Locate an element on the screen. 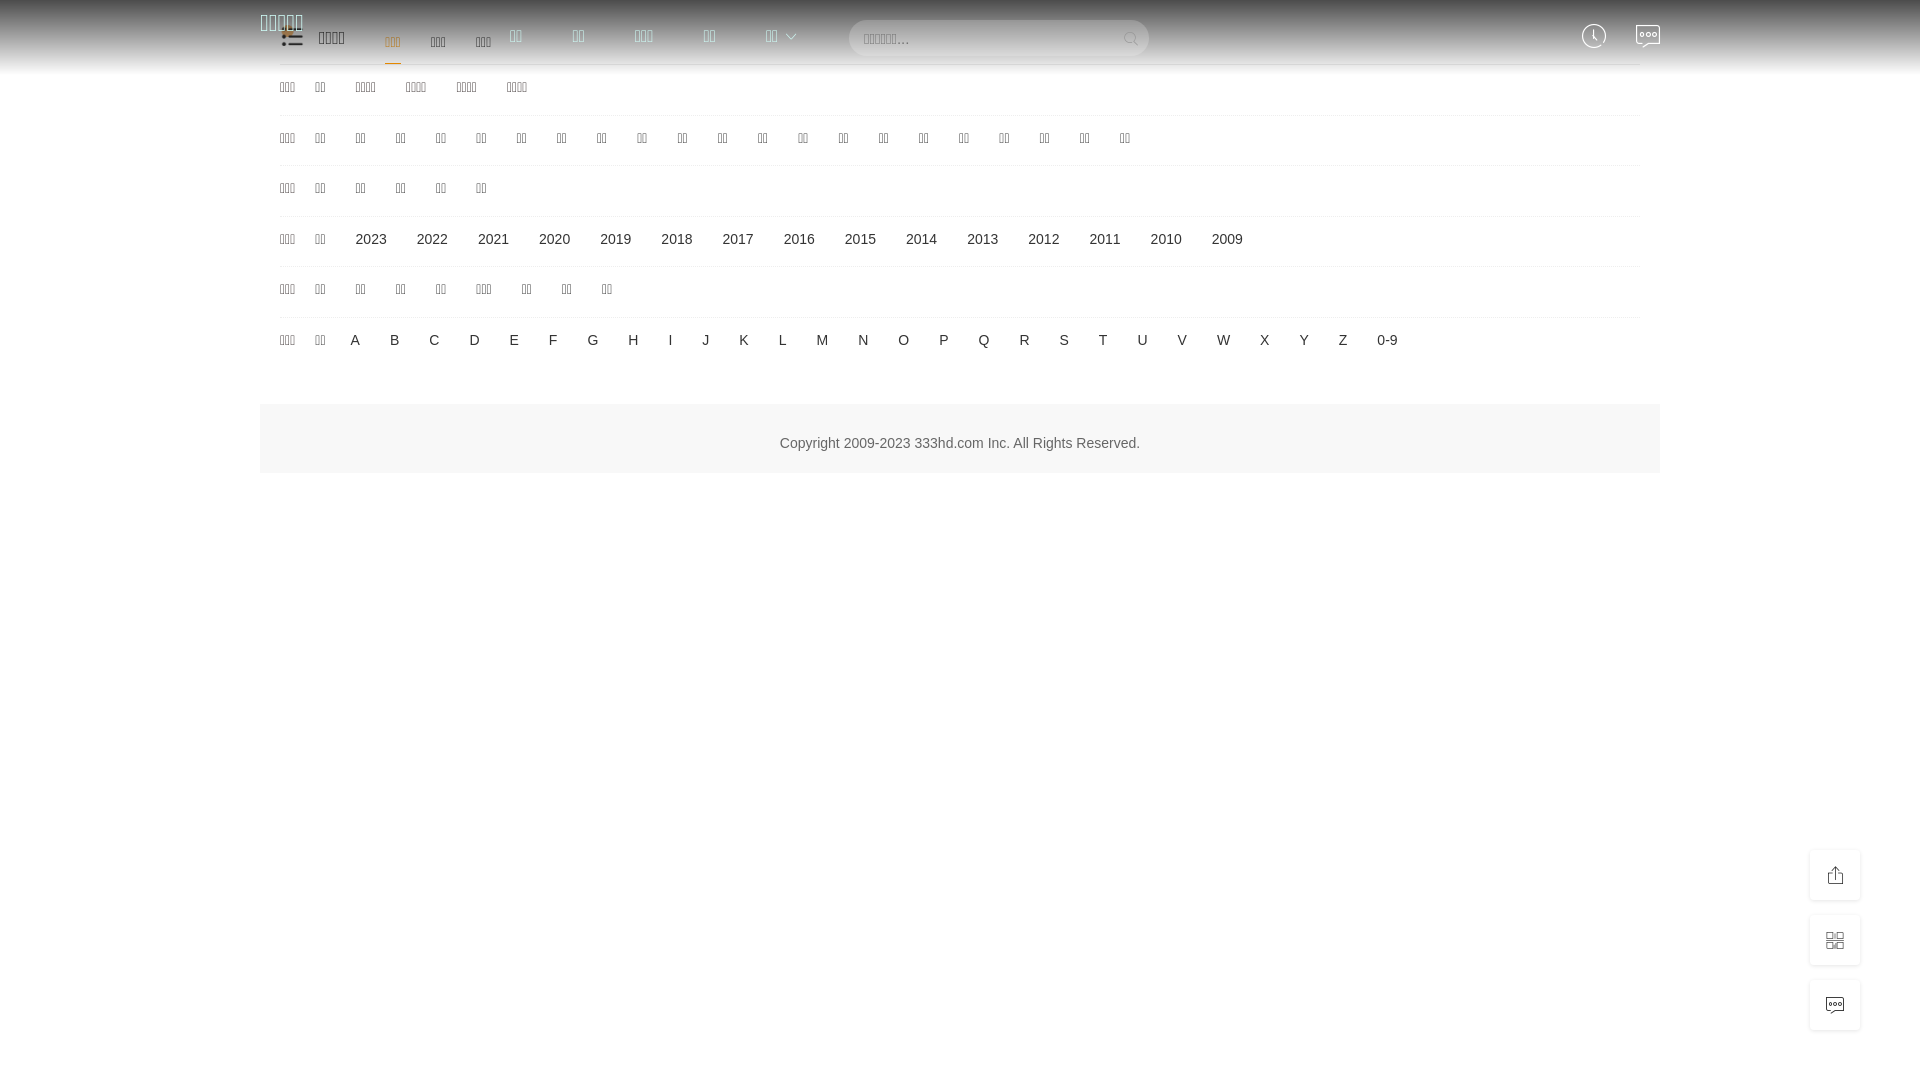  'X' is located at coordinates (1253, 339).